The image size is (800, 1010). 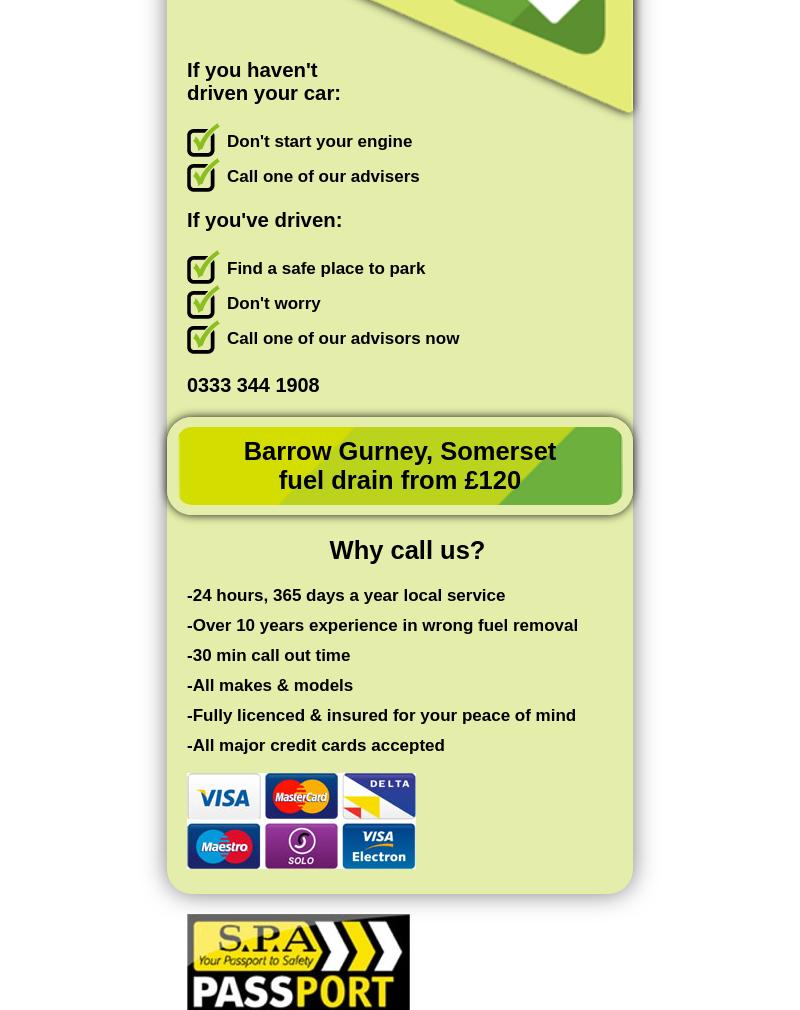 I want to click on '24 hours, 365 days a year local service', so click(x=191, y=594).